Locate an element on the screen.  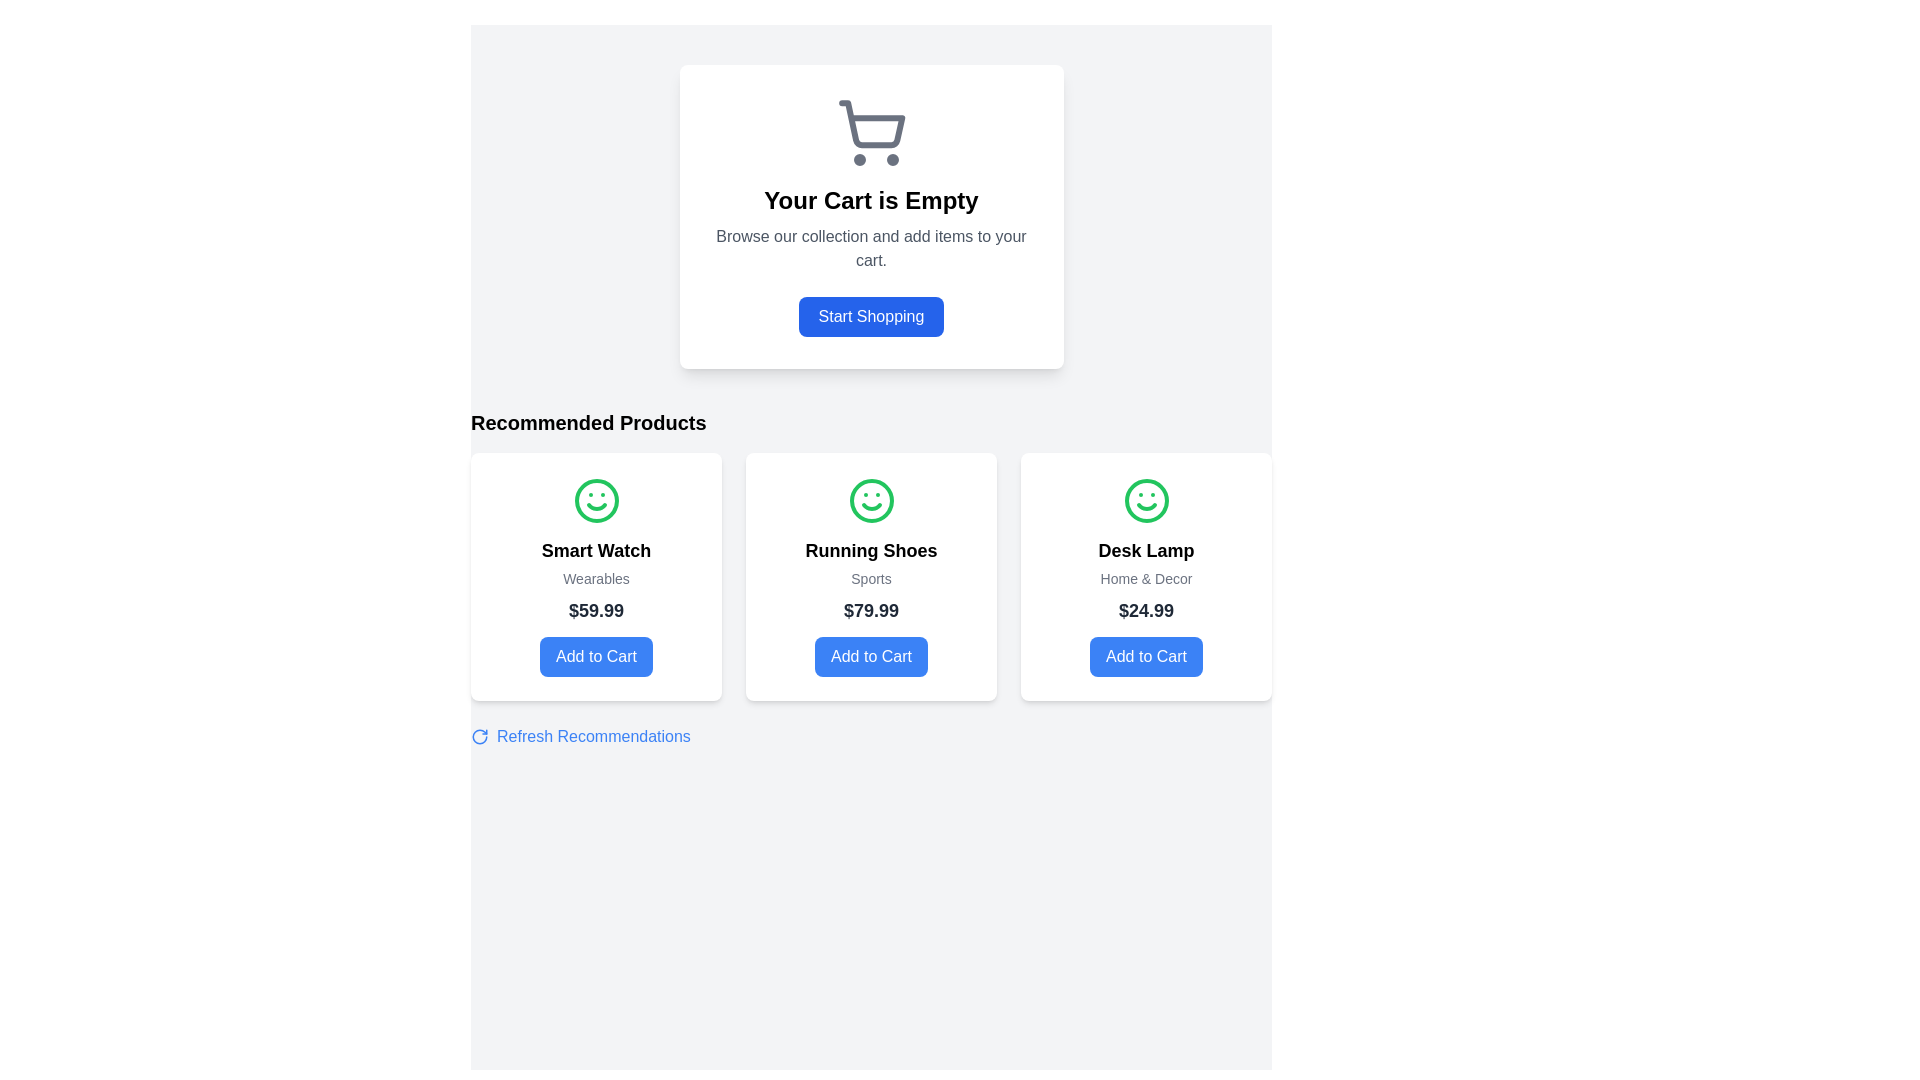
the blue circular icon with a clockwise rotation arrow located to the left of the 'Refresh Recommendations' text is located at coordinates (480, 736).